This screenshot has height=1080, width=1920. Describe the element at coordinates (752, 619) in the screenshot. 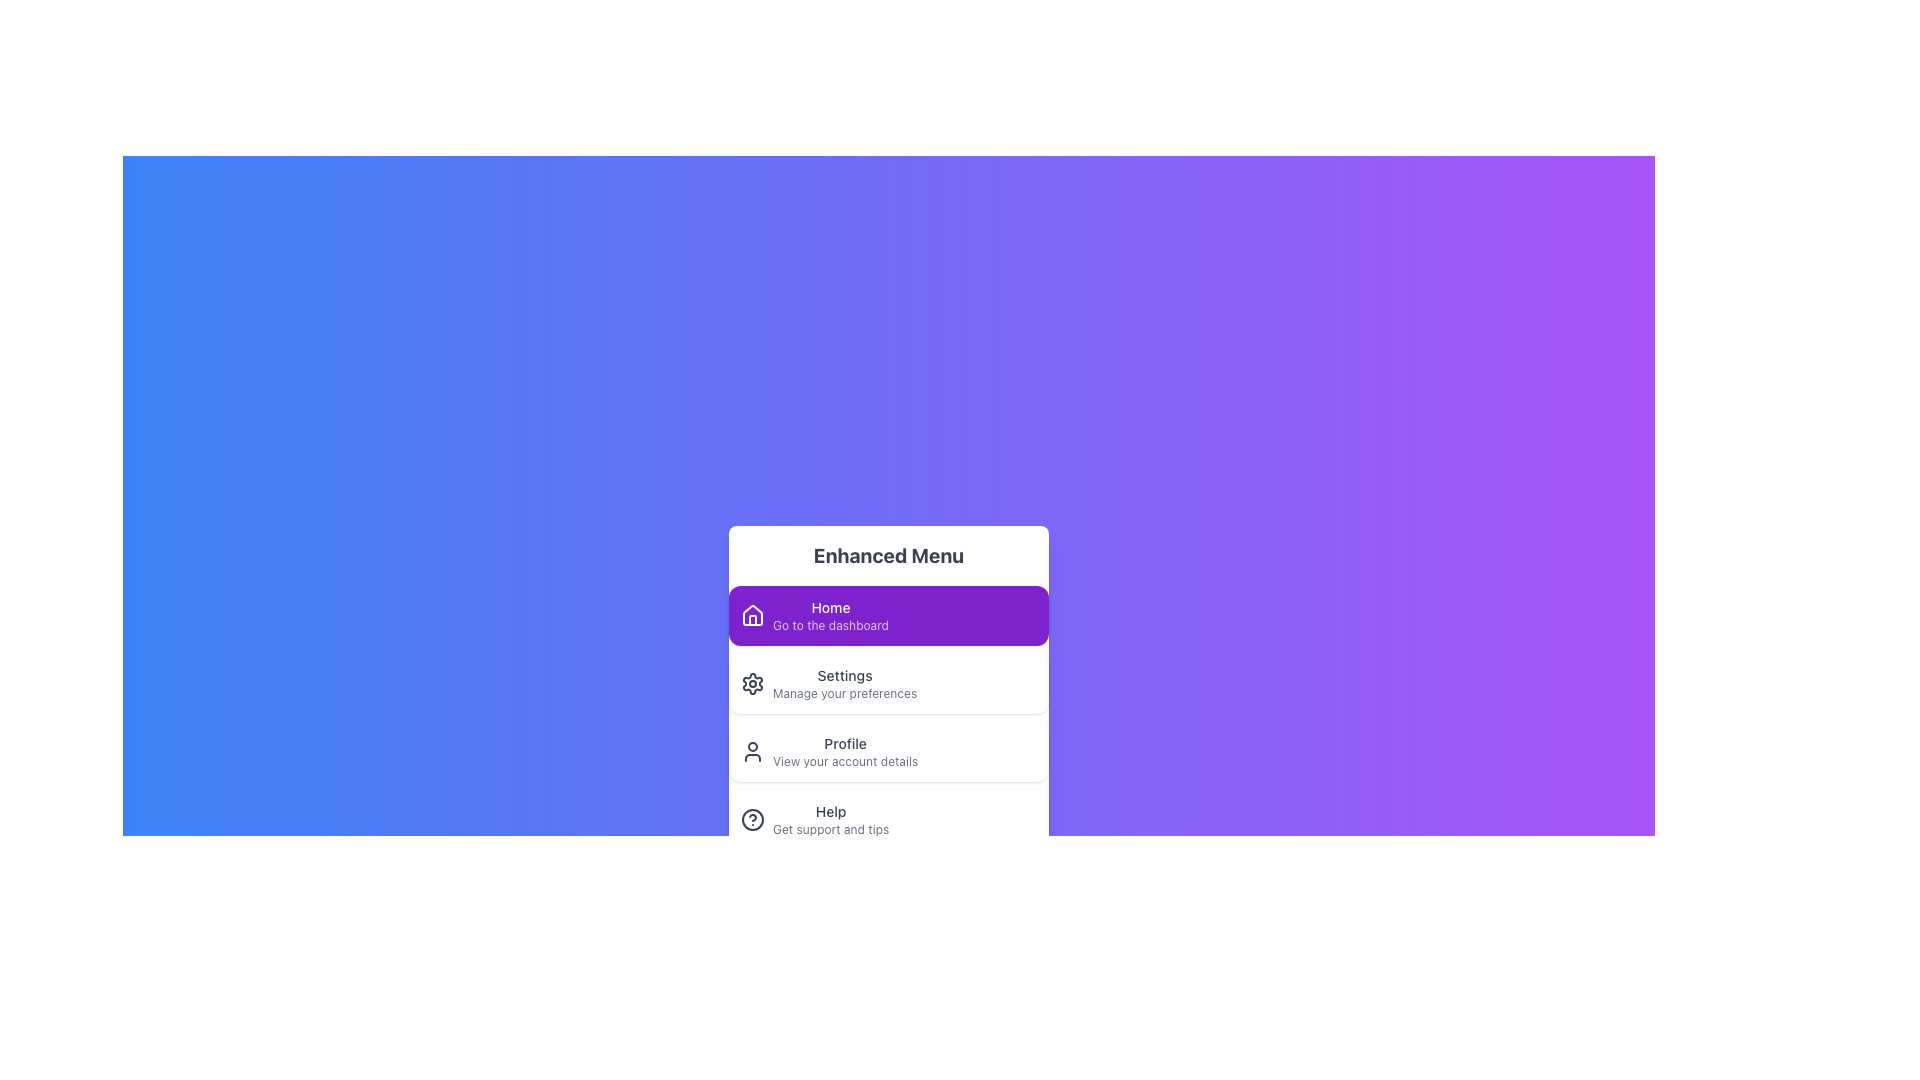

I see `the vertical line of the house icon located in the 'Home' button area, which acts as a central support structure of the design` at that location.